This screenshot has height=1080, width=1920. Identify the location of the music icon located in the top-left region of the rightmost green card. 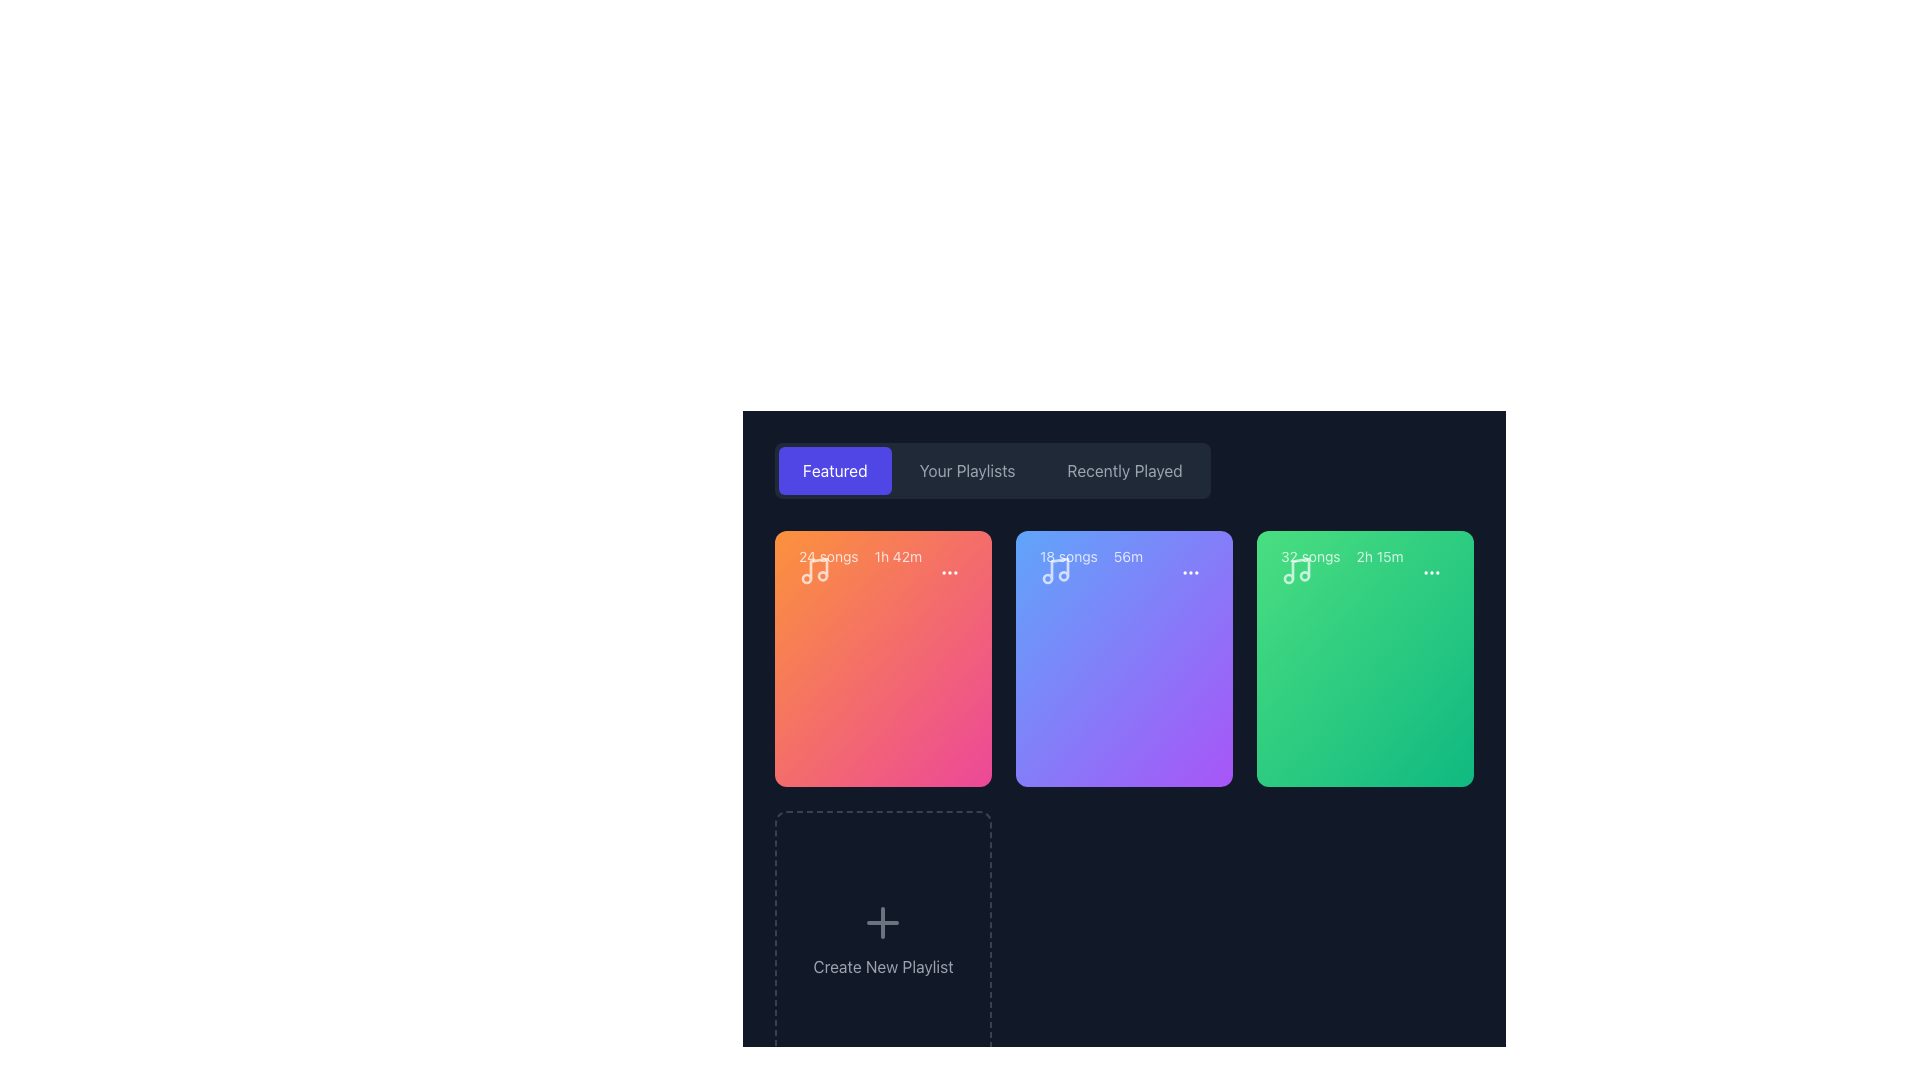
(1296, 570).